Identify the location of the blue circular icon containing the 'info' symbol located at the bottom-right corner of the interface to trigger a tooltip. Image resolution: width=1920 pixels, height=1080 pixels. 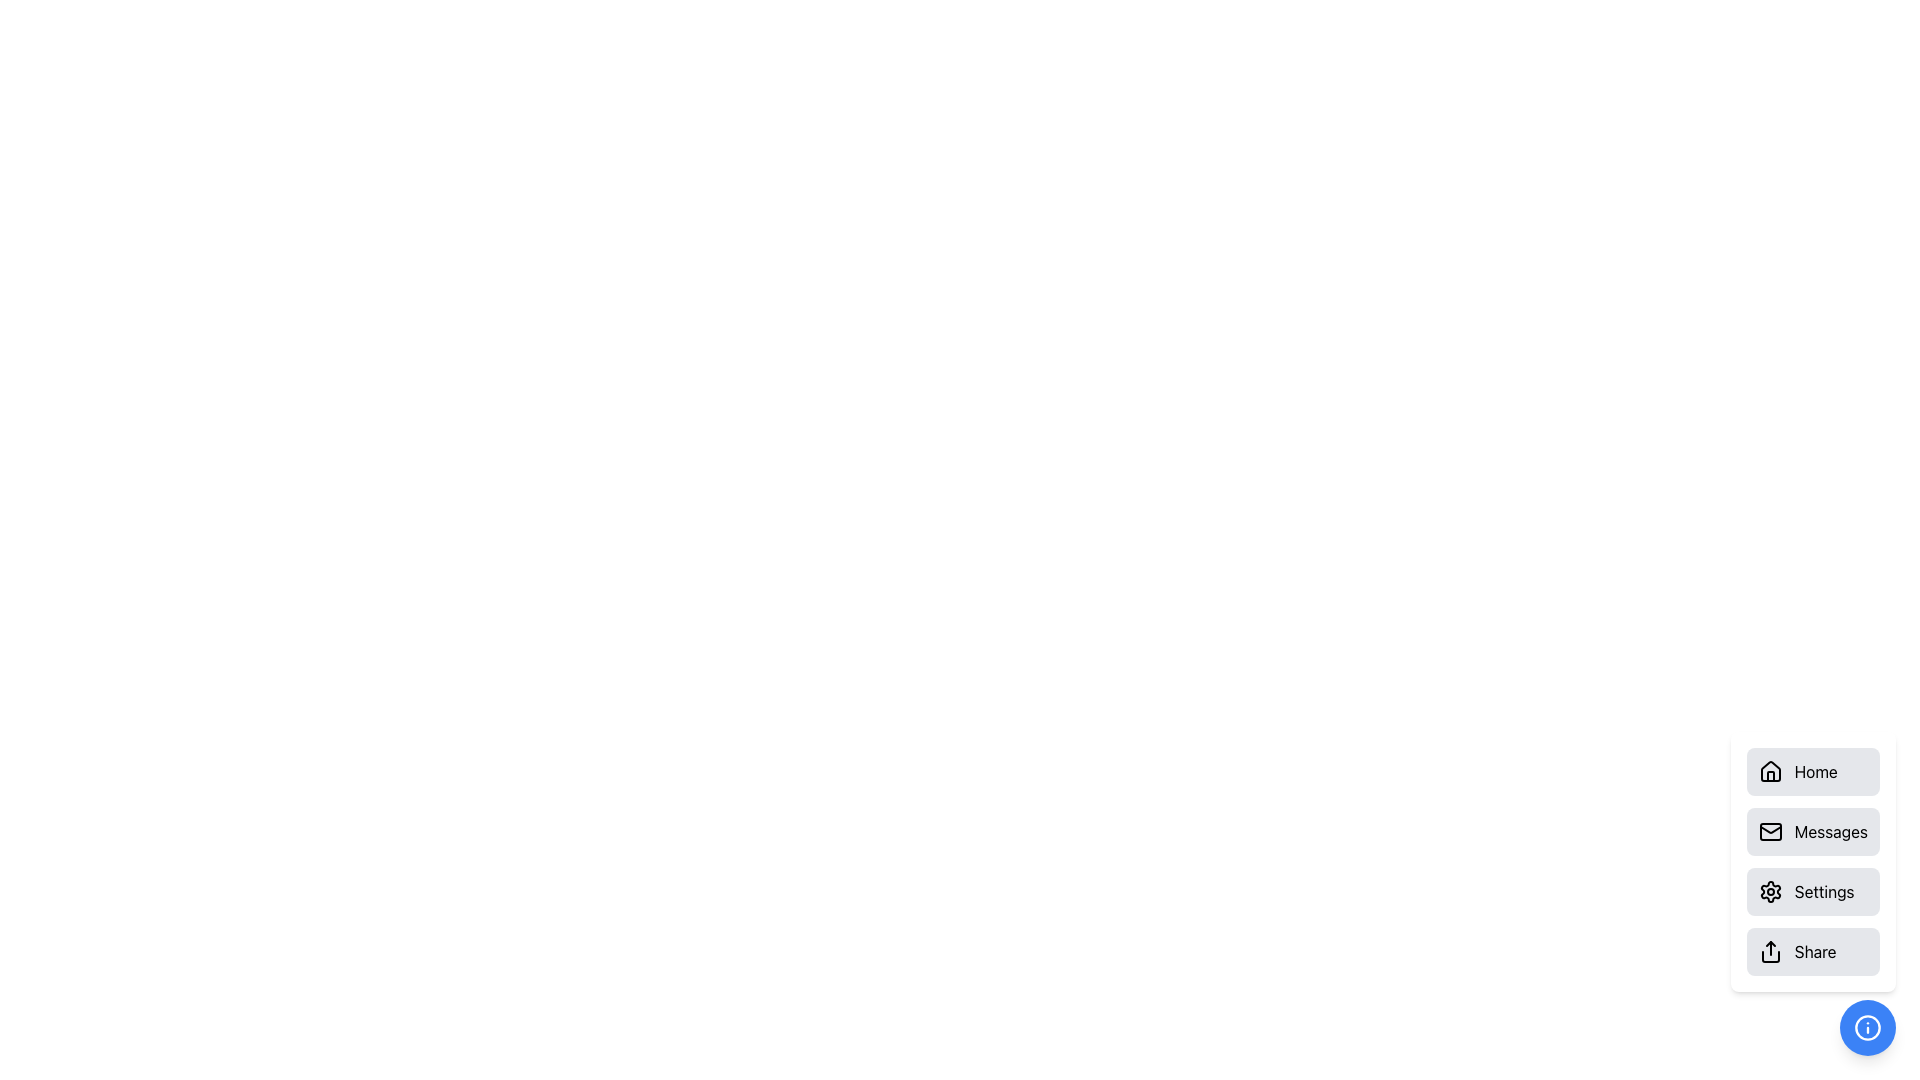
(1866, 1028).